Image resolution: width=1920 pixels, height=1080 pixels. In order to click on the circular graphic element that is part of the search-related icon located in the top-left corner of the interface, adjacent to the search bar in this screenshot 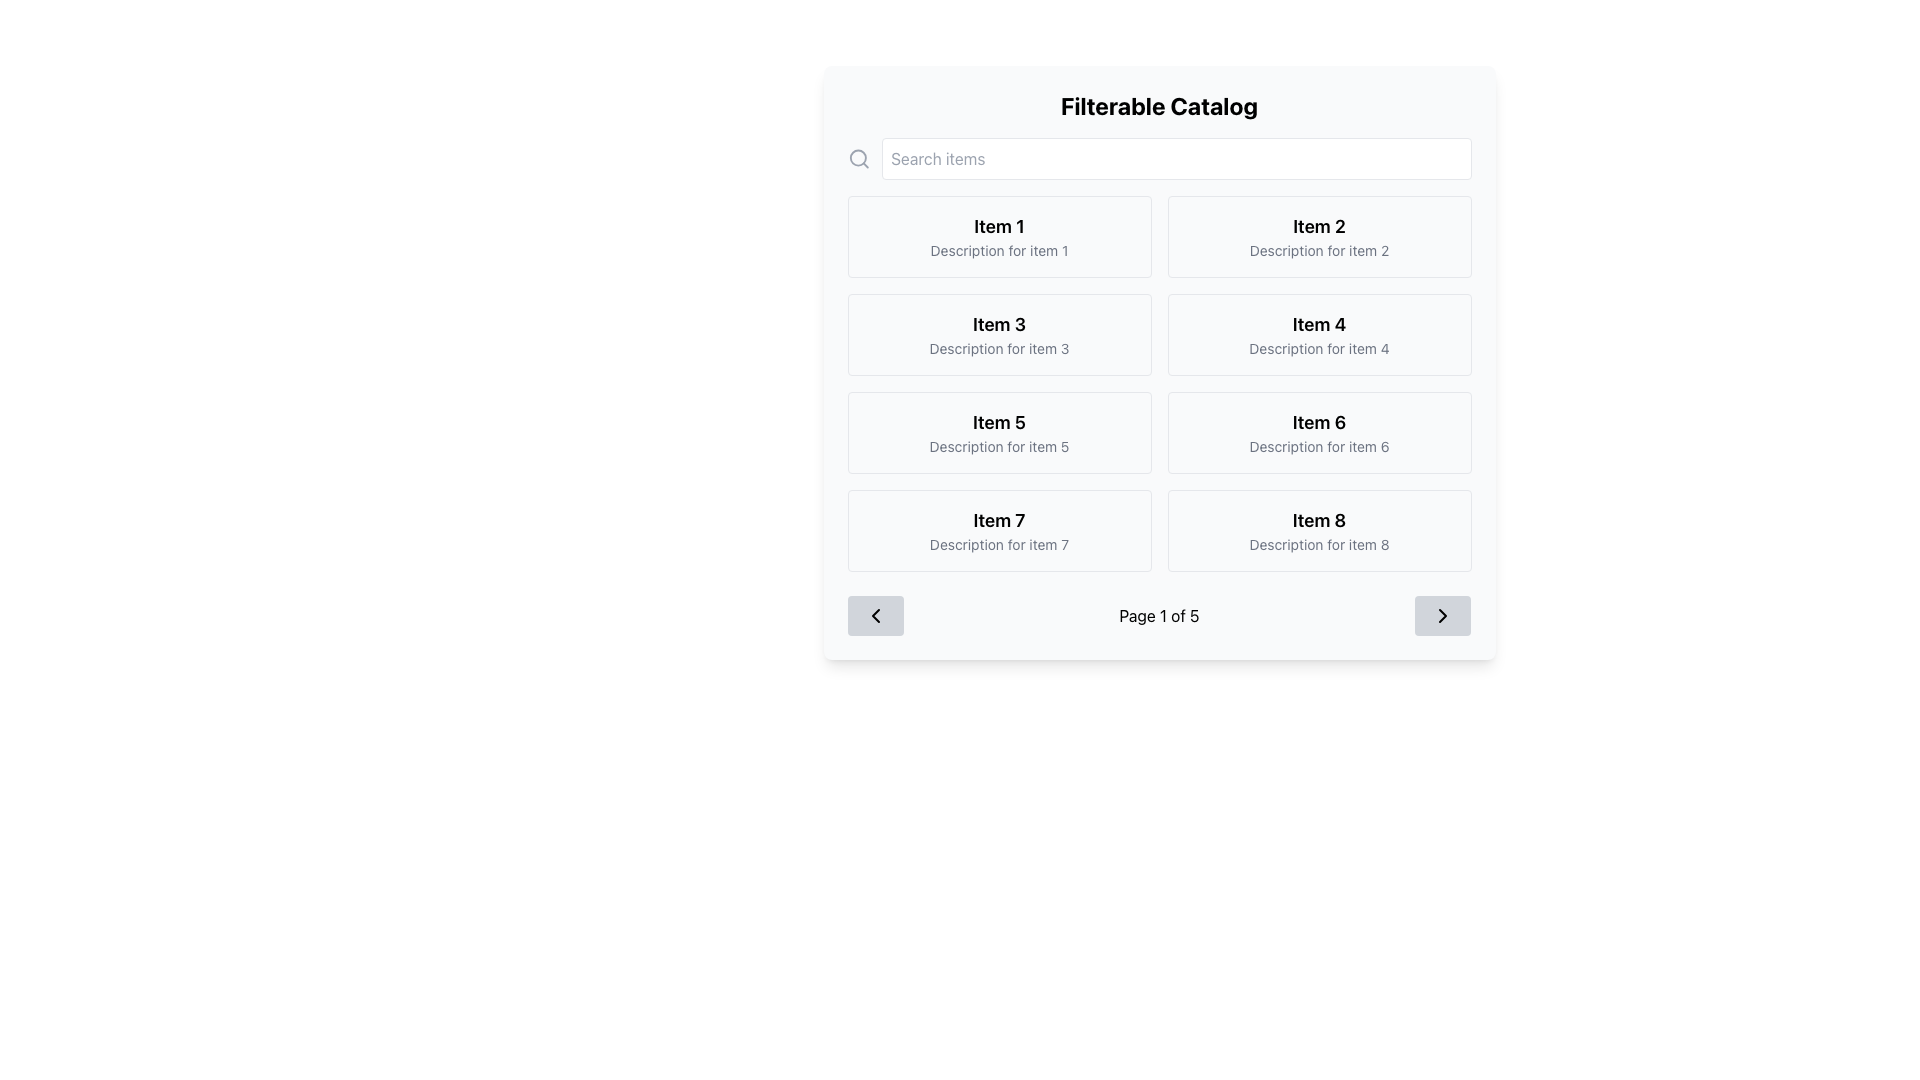, I will do `click(857, 157)`.